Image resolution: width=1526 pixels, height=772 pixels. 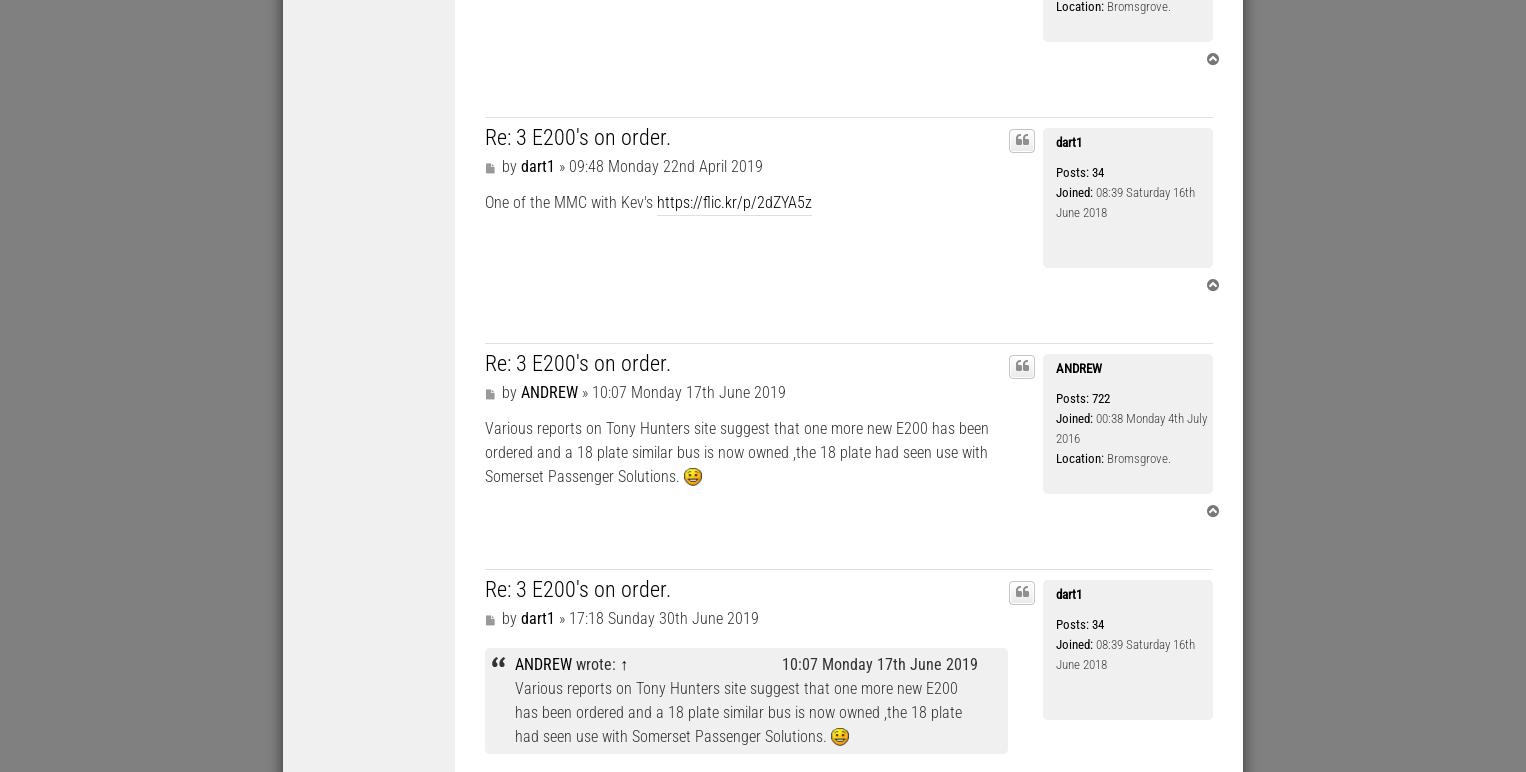 What do you see at coordinates (734, 201) in the screenshot?
I see `'https://flic.kr/p/2dZYA5z'` at bounding box center [734, 201].